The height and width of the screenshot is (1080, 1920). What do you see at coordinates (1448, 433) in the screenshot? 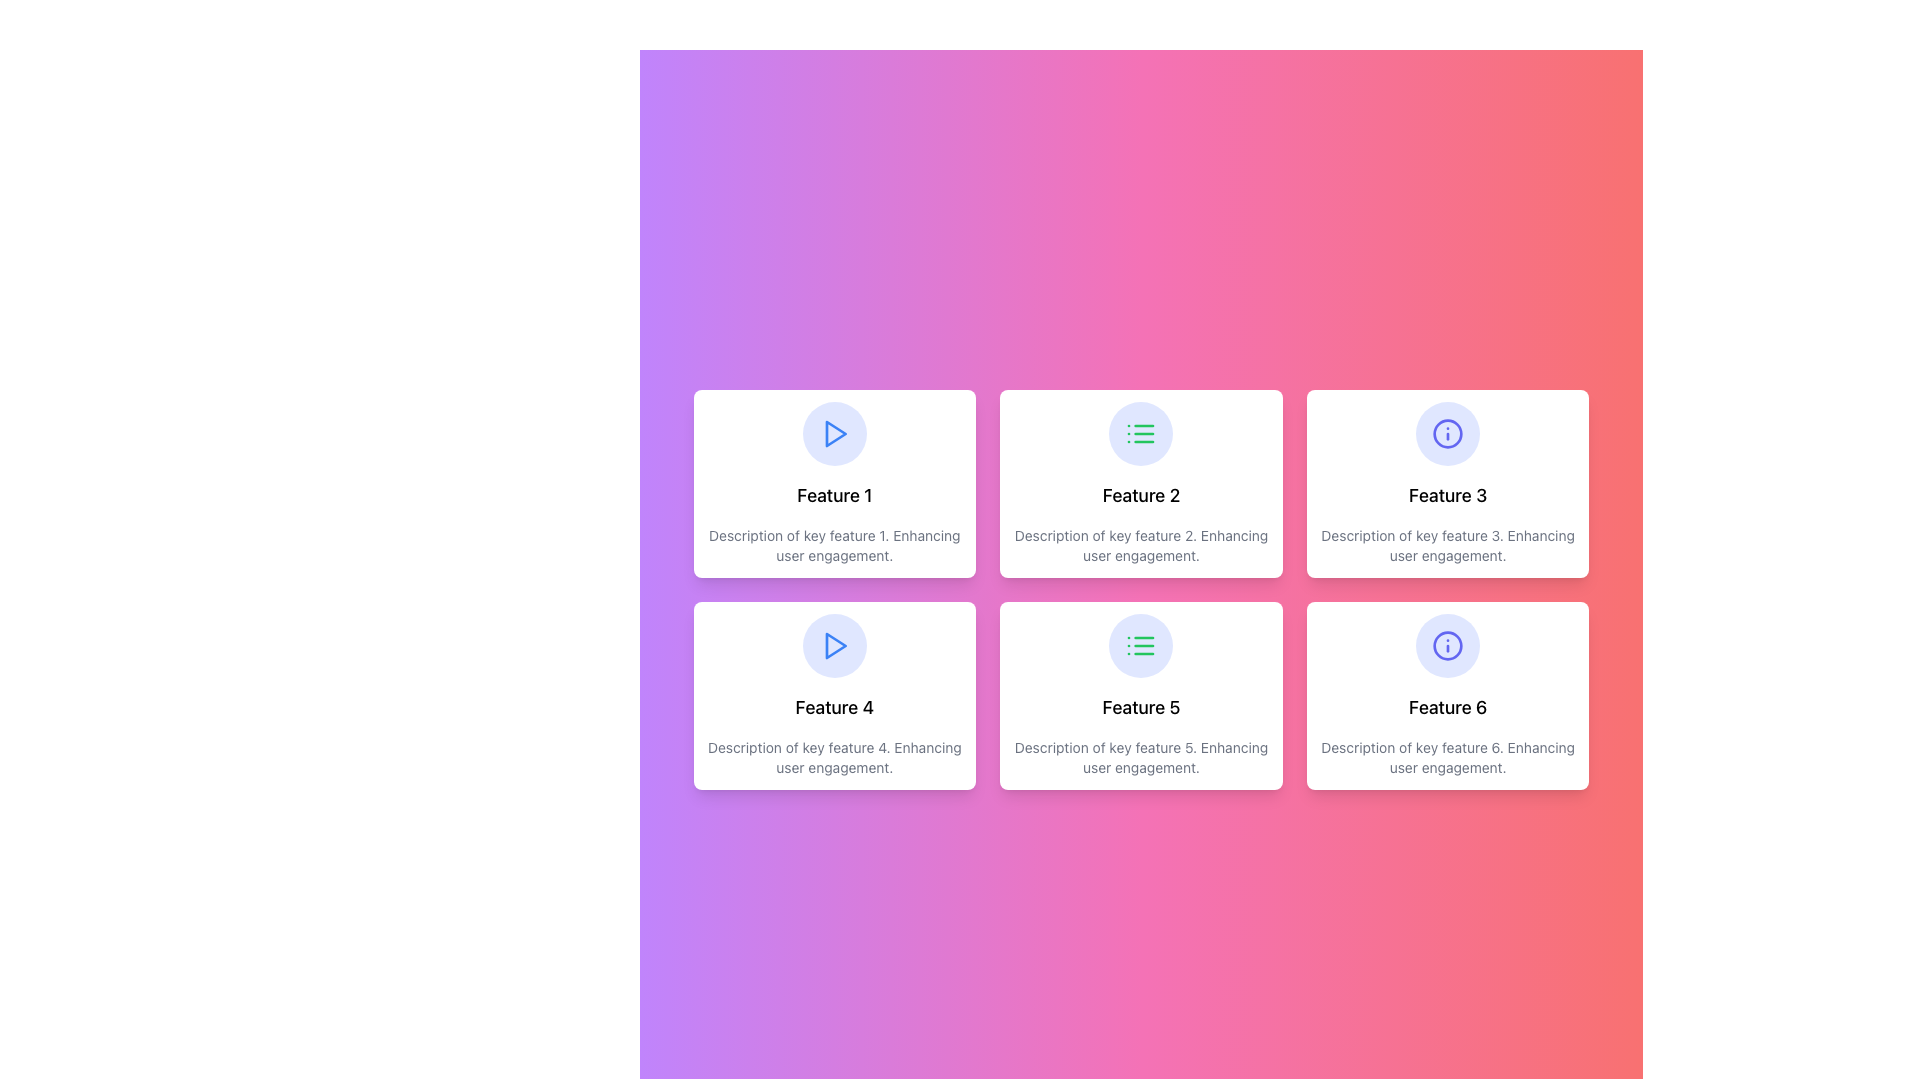
I see `the indigo information icon located within the 'Feature 3' card in the top row of the grid layout` at bounding box center [1448, 433].